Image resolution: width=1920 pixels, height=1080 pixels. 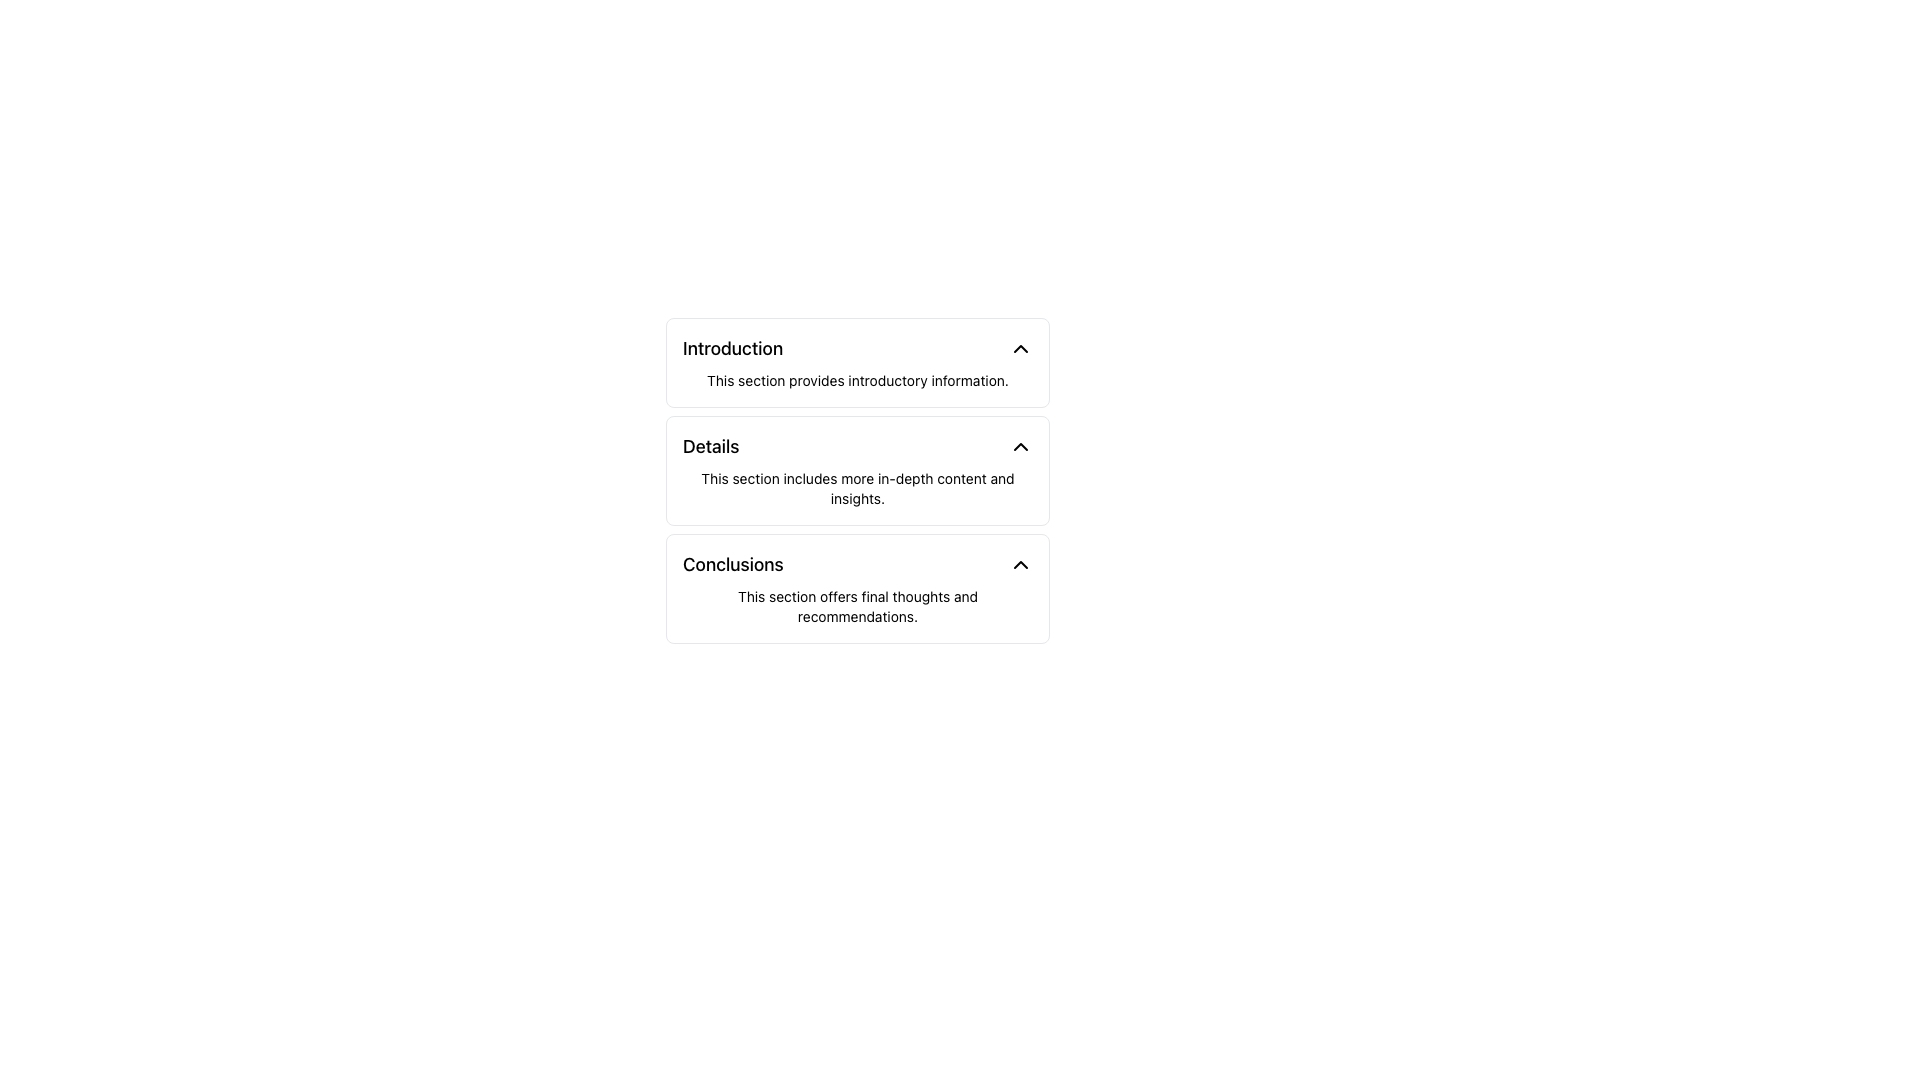 I want to click on the Chevron Icon that collapses the 'Introduction' section, located in the upper right corner of the section, so click(x=1021, y=347).